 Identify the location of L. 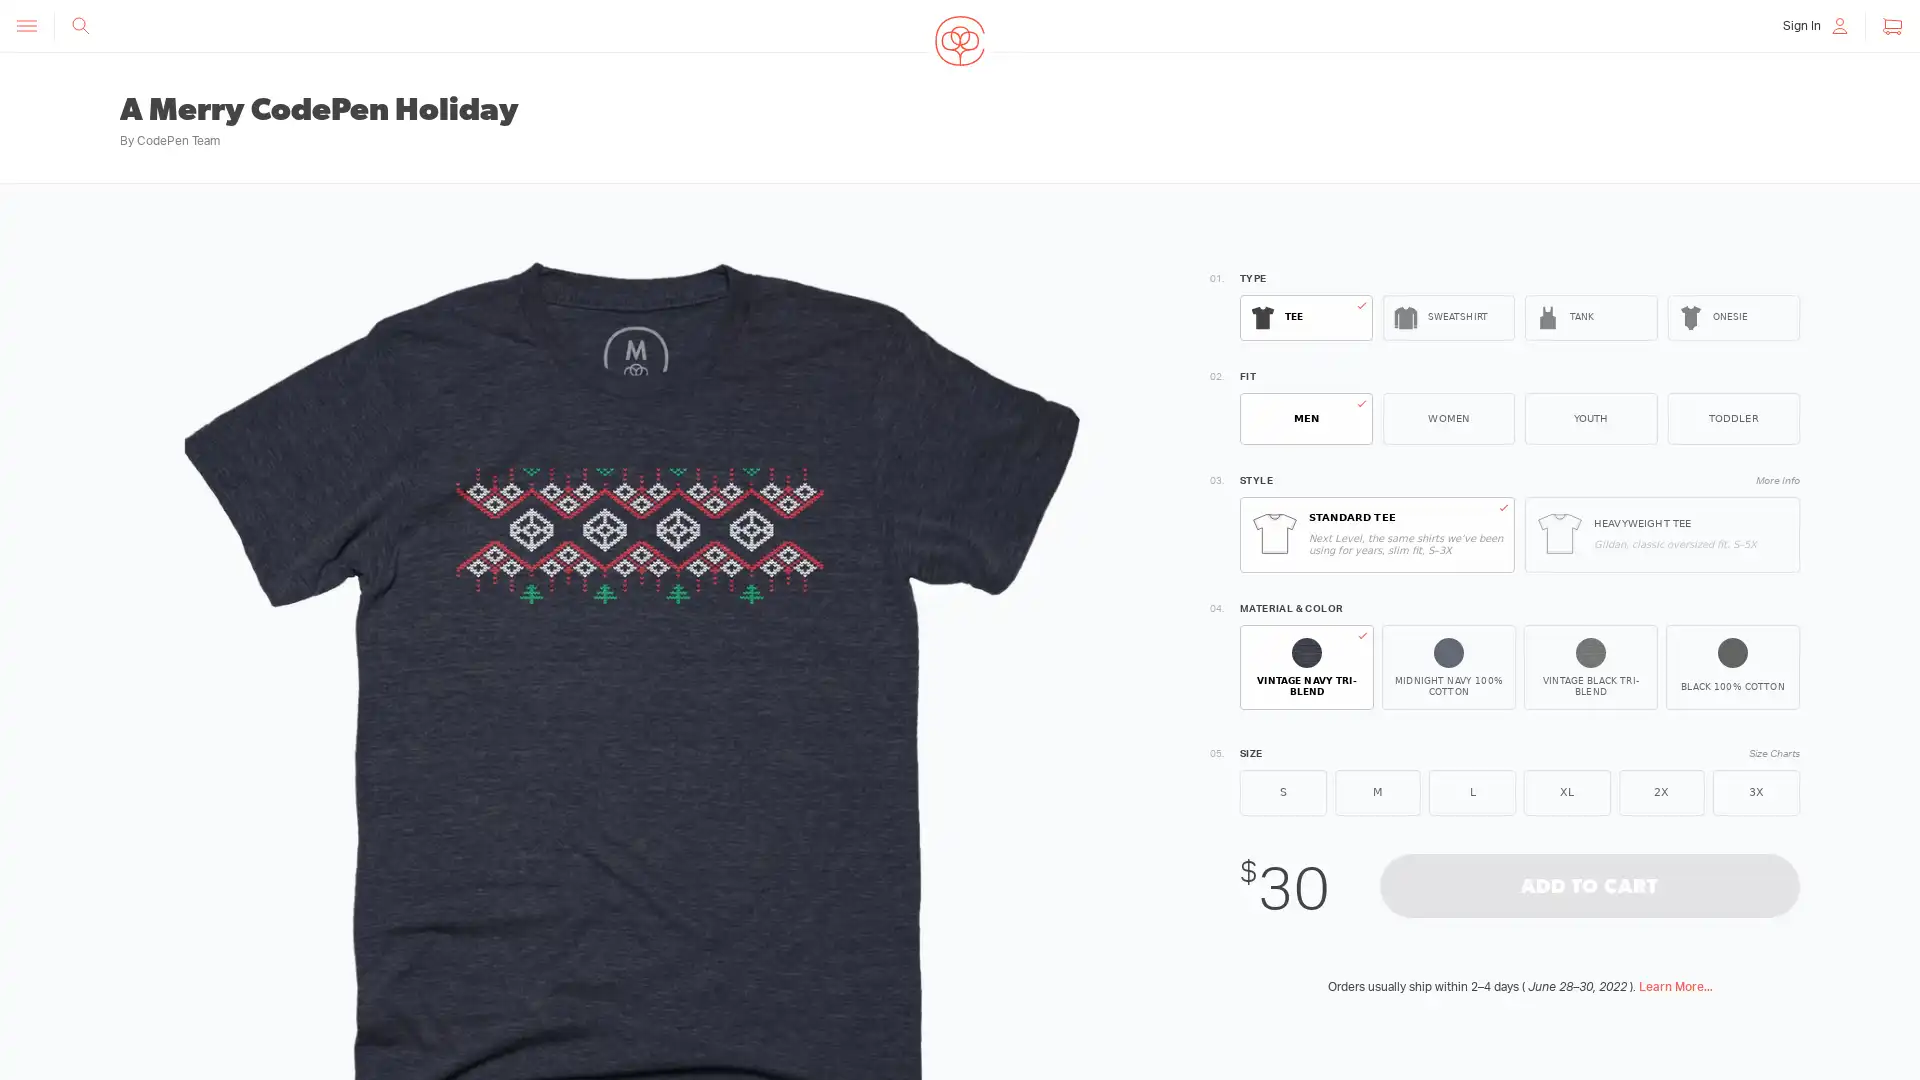
(1472, 790).